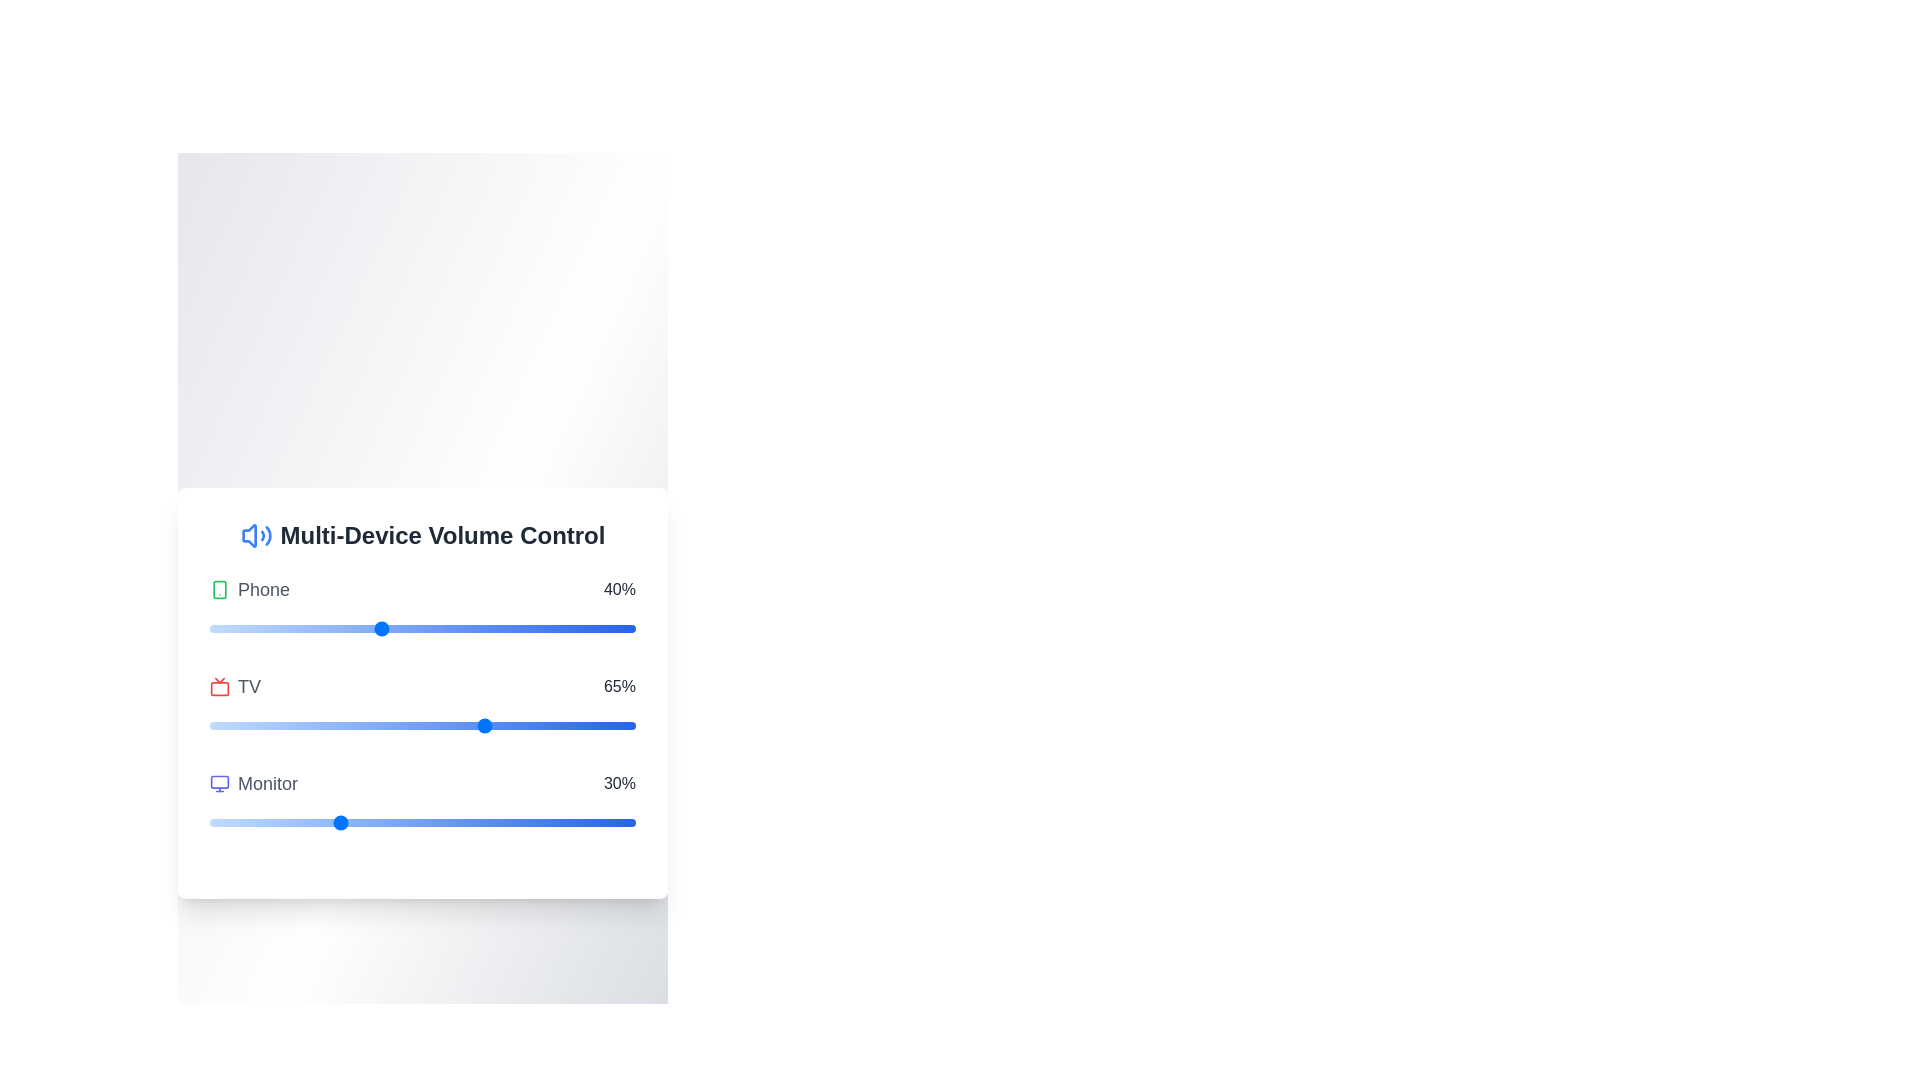 The height and width of the screenshot is (1080, 1920). What do you see at coordinates (214, 627) in the screenshot?
I see `the volume slider` at bounding box center [214, 627].